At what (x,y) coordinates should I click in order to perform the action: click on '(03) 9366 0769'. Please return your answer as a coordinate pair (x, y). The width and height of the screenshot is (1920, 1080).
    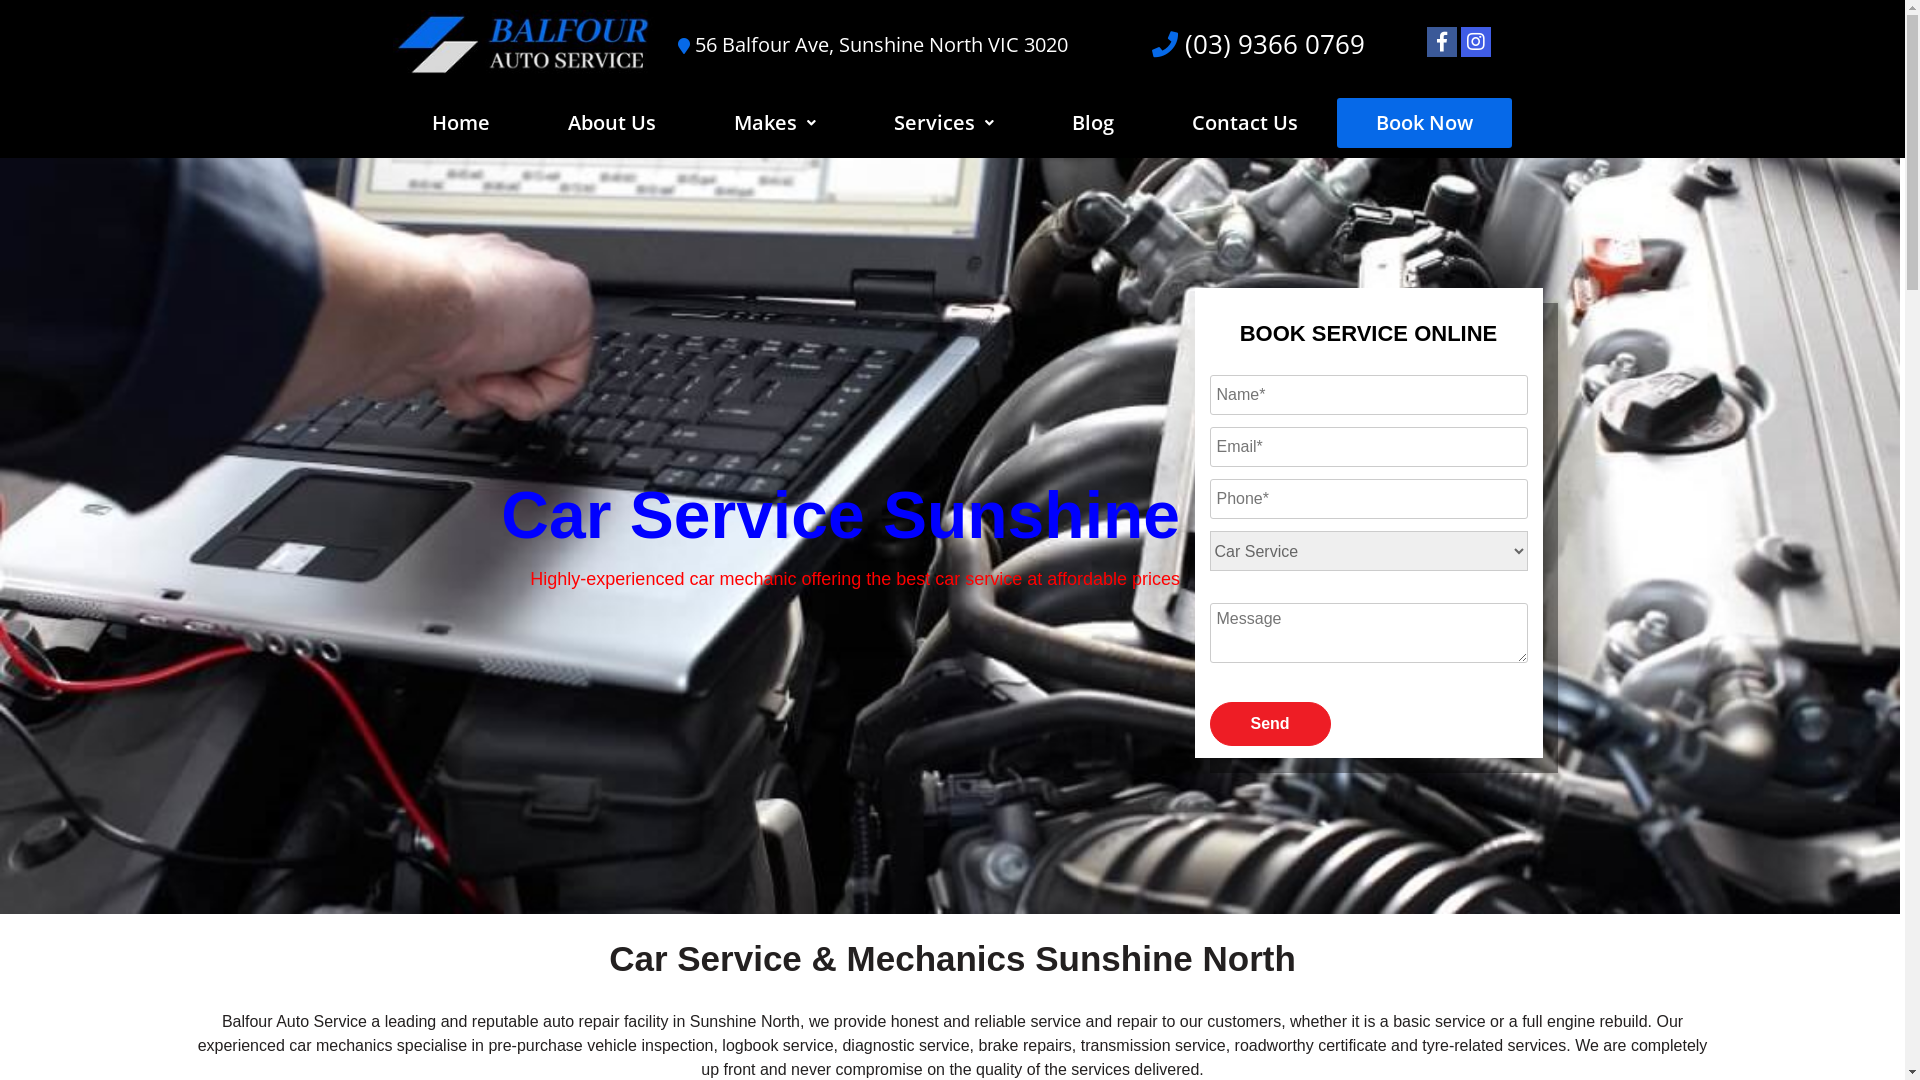
    Looking at the image, I should click on (1270, 43).